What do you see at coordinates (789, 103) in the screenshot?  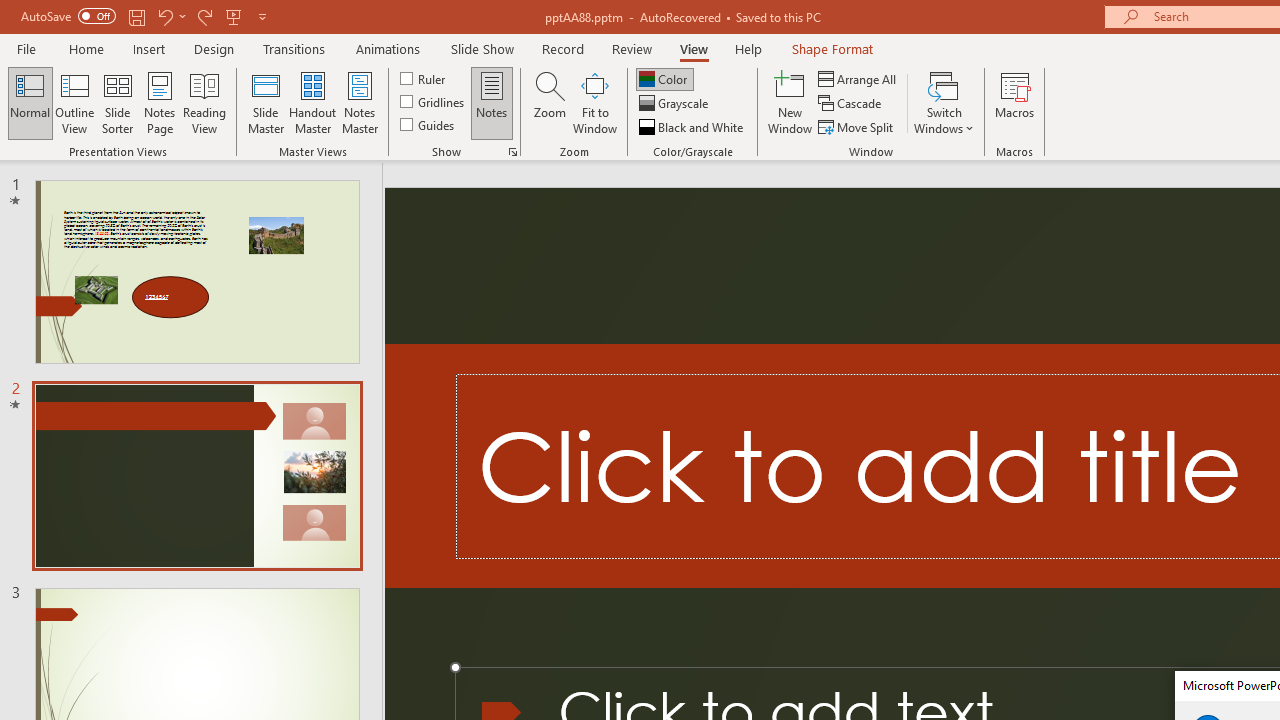 I see `'New Window'` at bounding box center [789, 103].